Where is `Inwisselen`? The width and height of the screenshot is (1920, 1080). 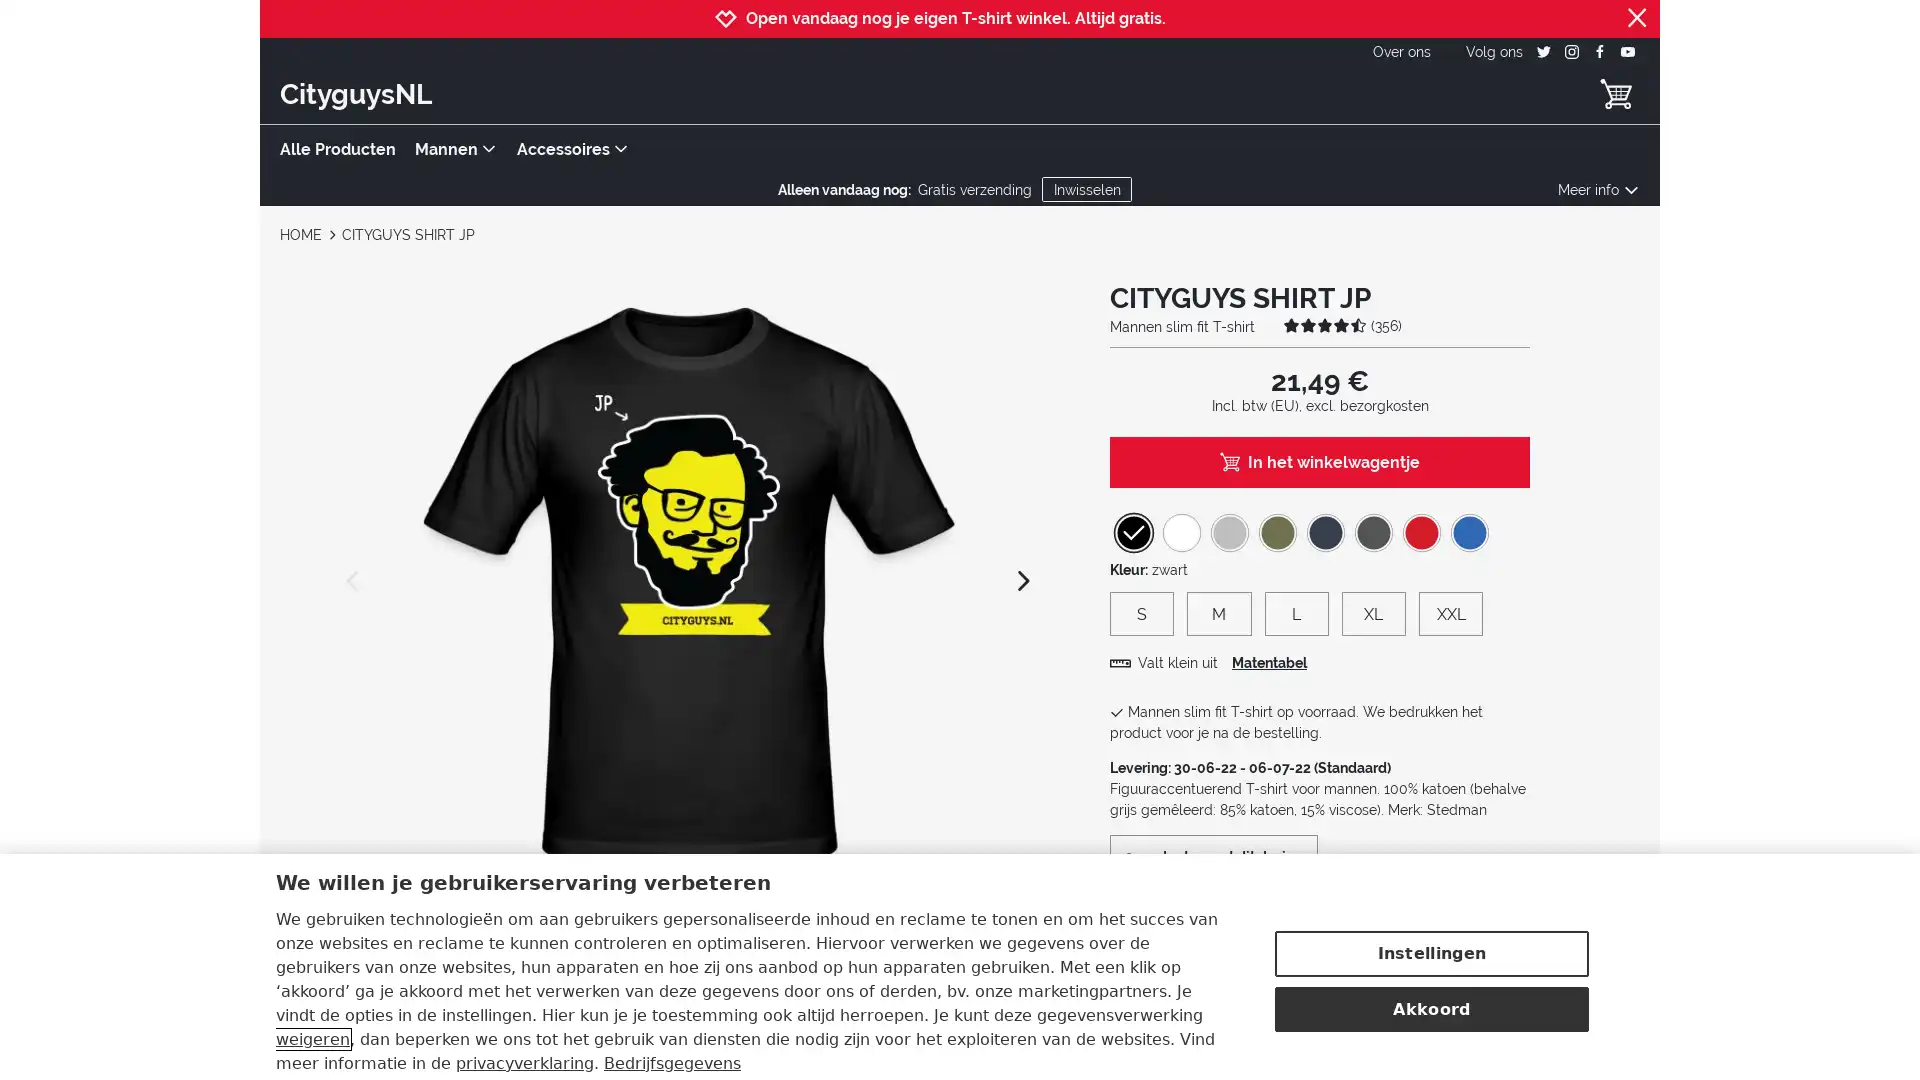
Inwisselen is located at coordinates (1085, 189).